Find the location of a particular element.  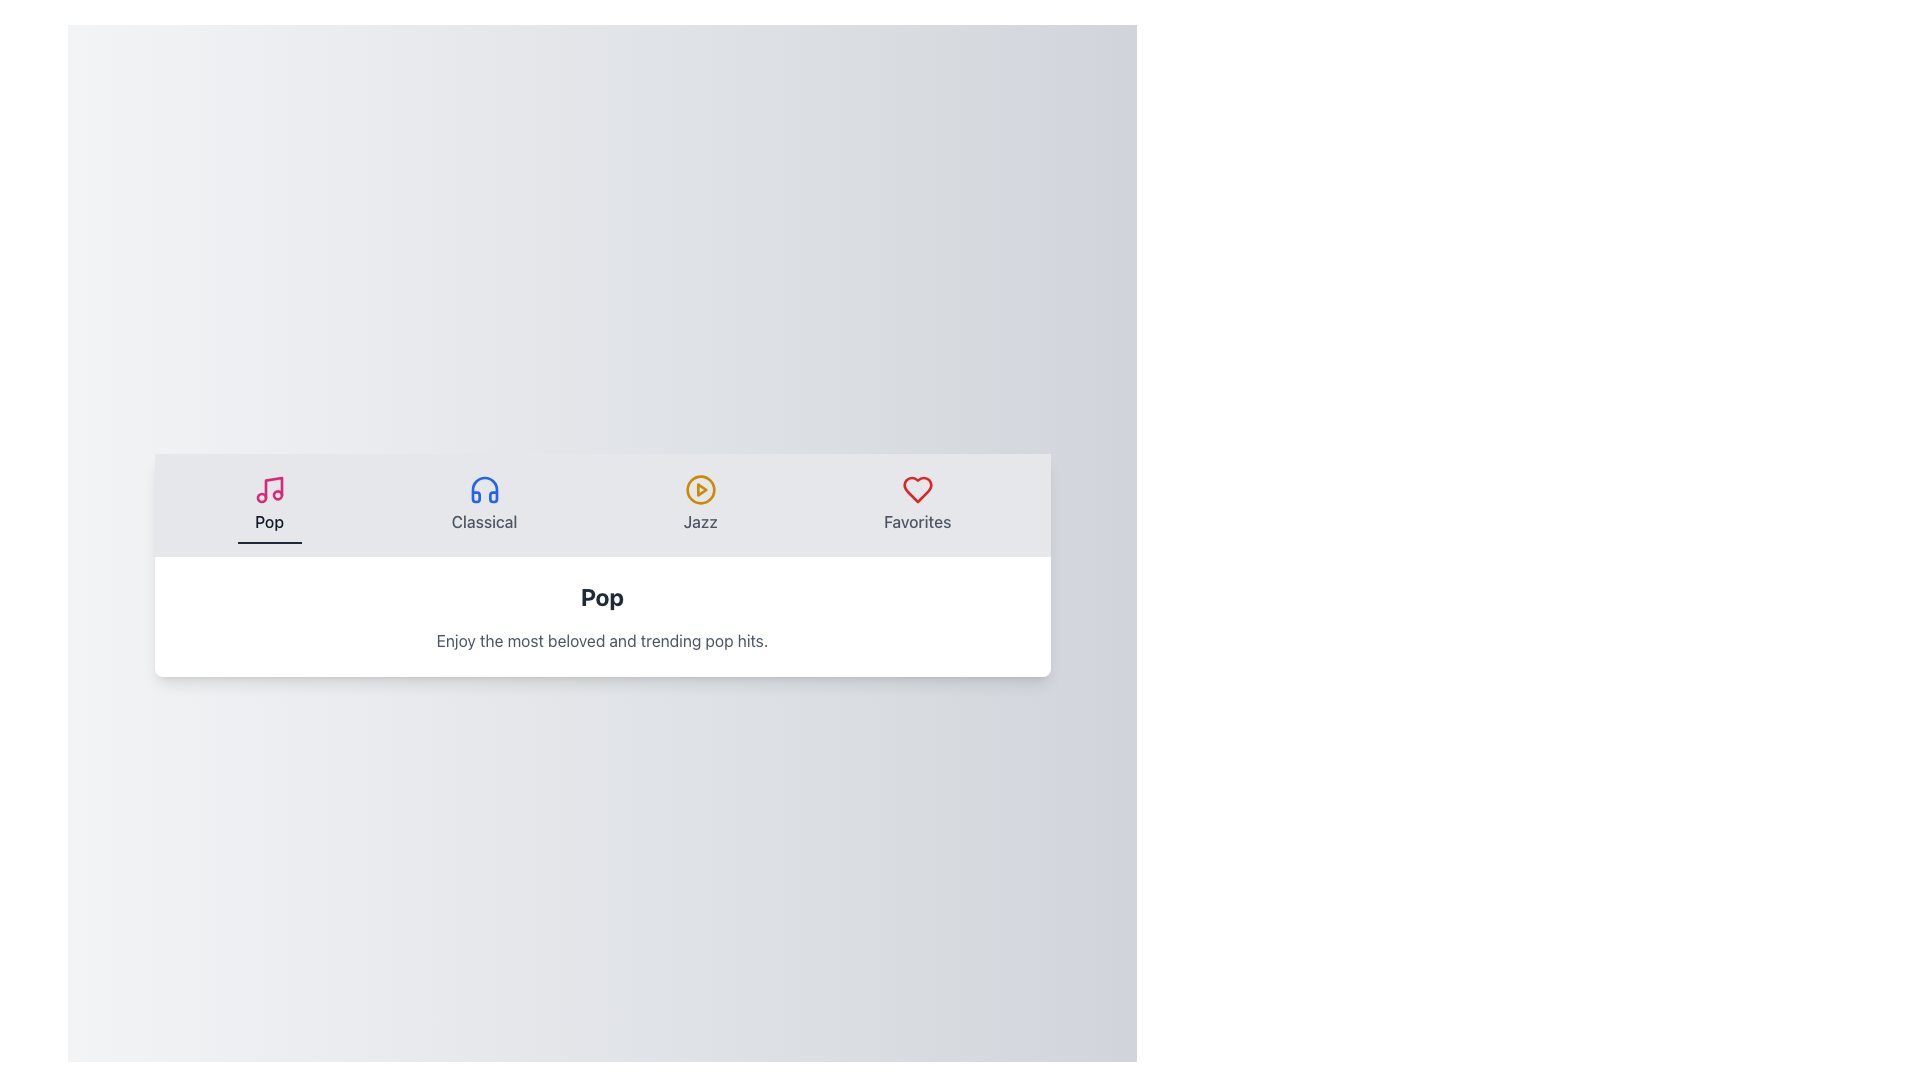

the favorites button located in the horizontal navigation bar, which is the last item after 'Jazz' is located at coordinates (916, 503).